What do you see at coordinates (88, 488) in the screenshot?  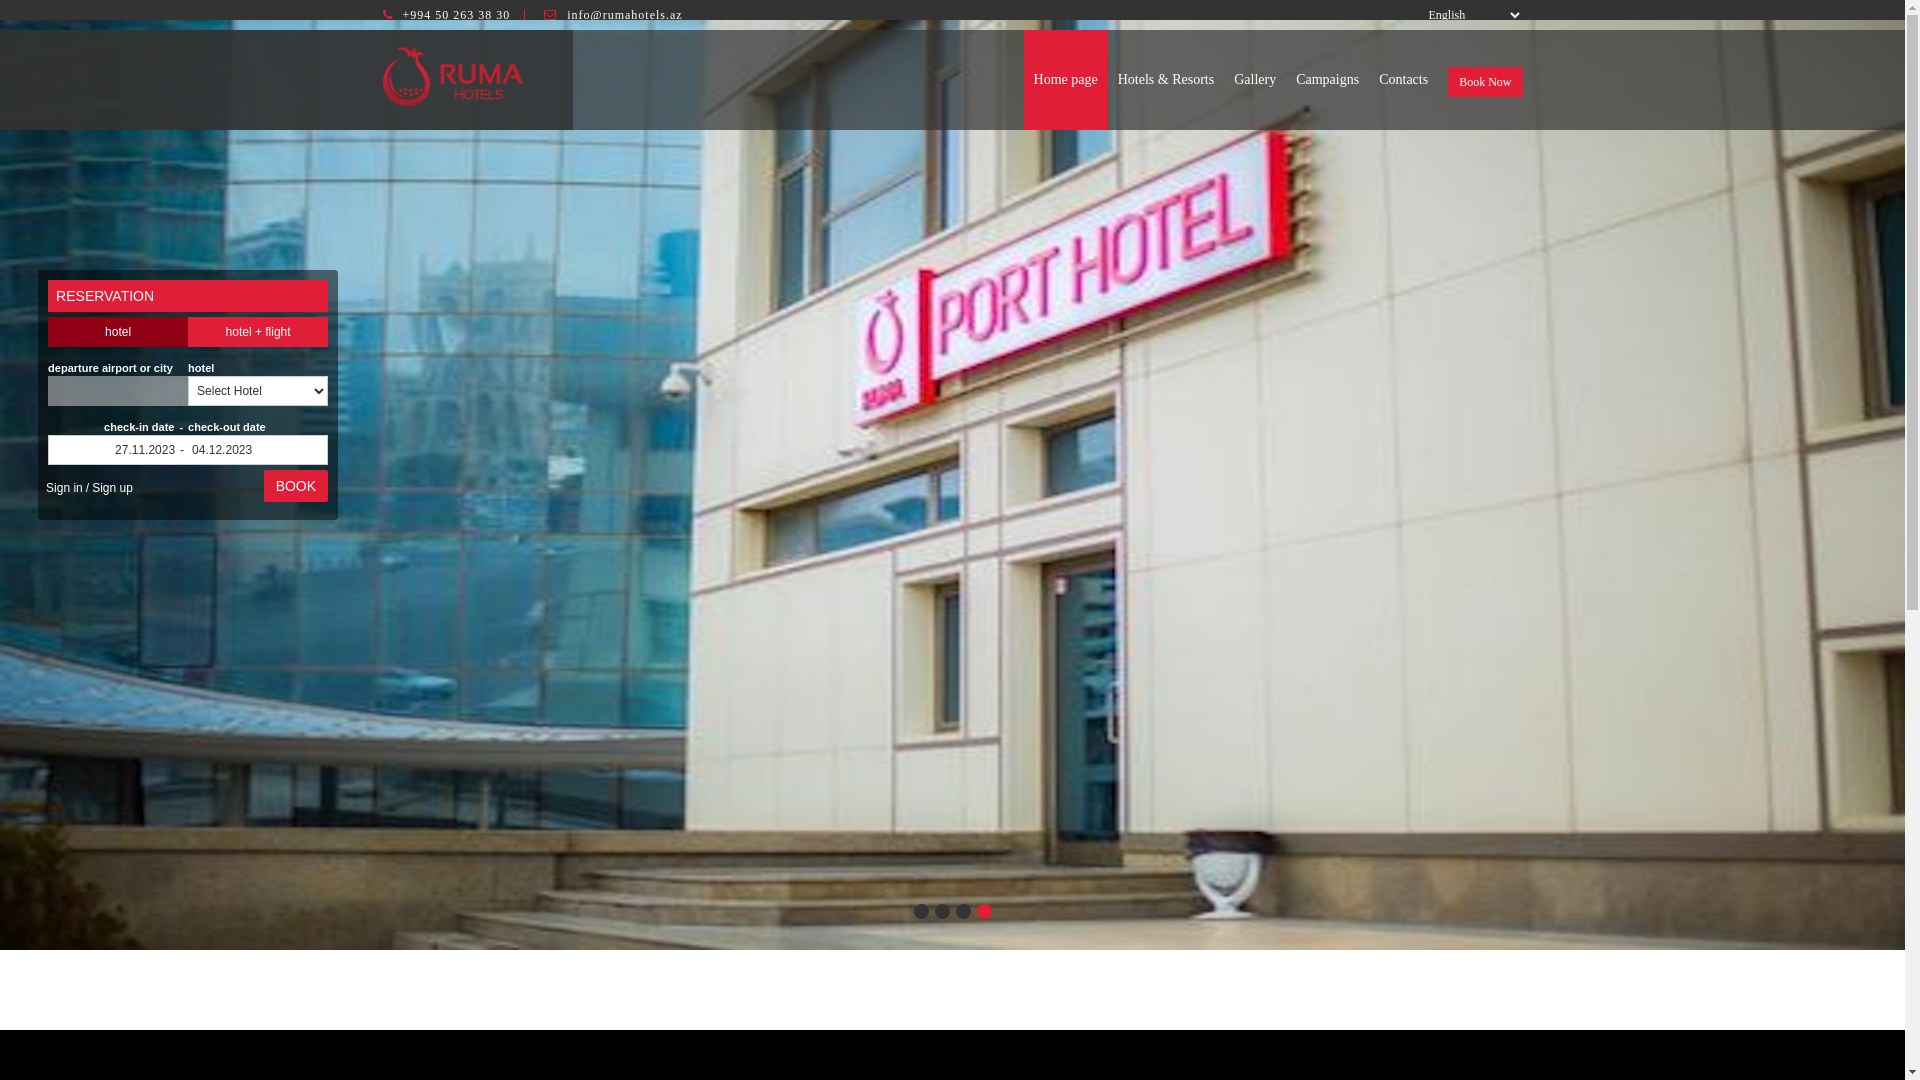 I see `'Sign up'` at bounding box center [88, 488].